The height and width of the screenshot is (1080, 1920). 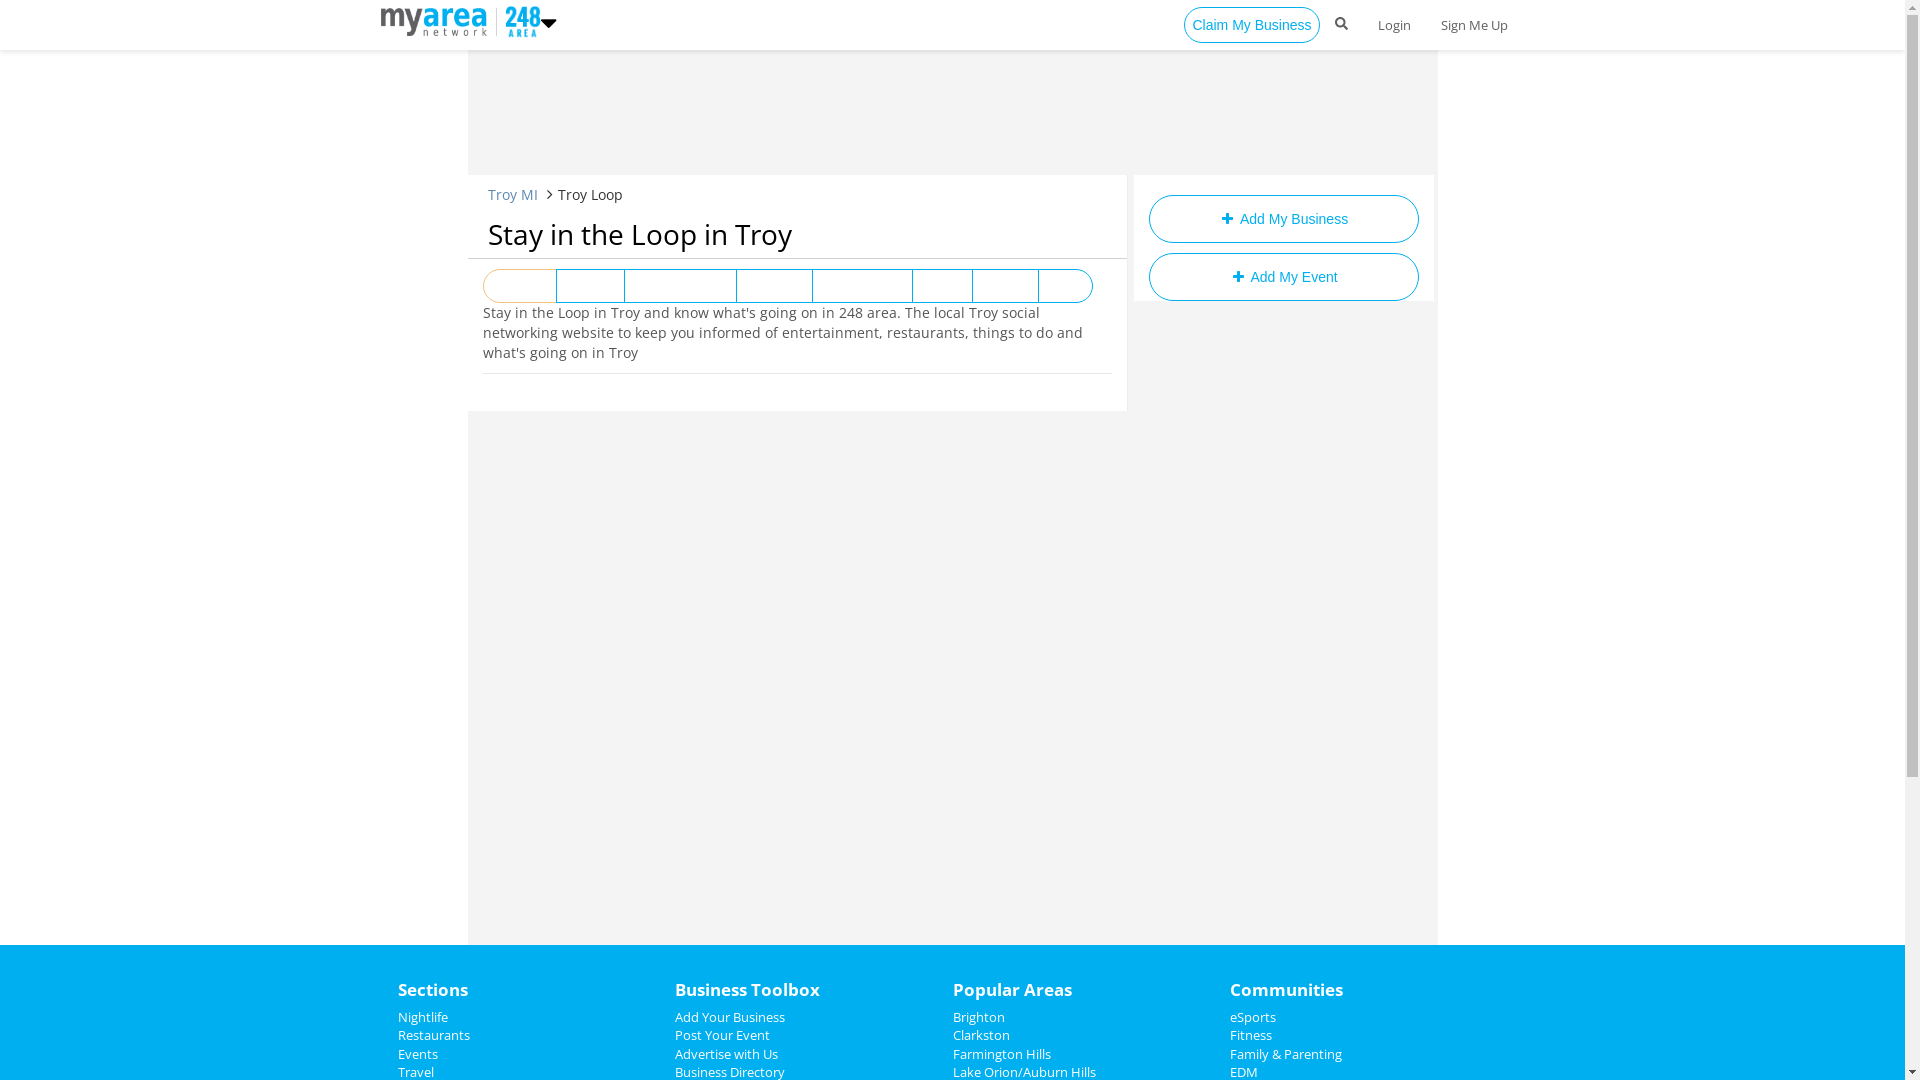 What do you see at coordinates (980, 1034) in the screenshot?
I see `'Clarkston'` at bounding box center [980, 1034].